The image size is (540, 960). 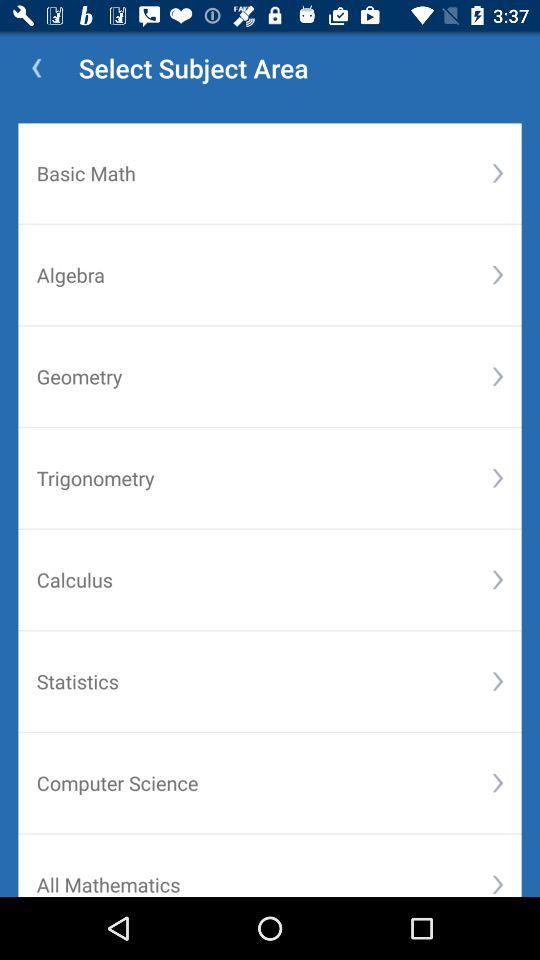 What do you see at coordinates (496, 681) in the screenshot?
I see `the sixth drop down button` at bounding box center [496, 681].